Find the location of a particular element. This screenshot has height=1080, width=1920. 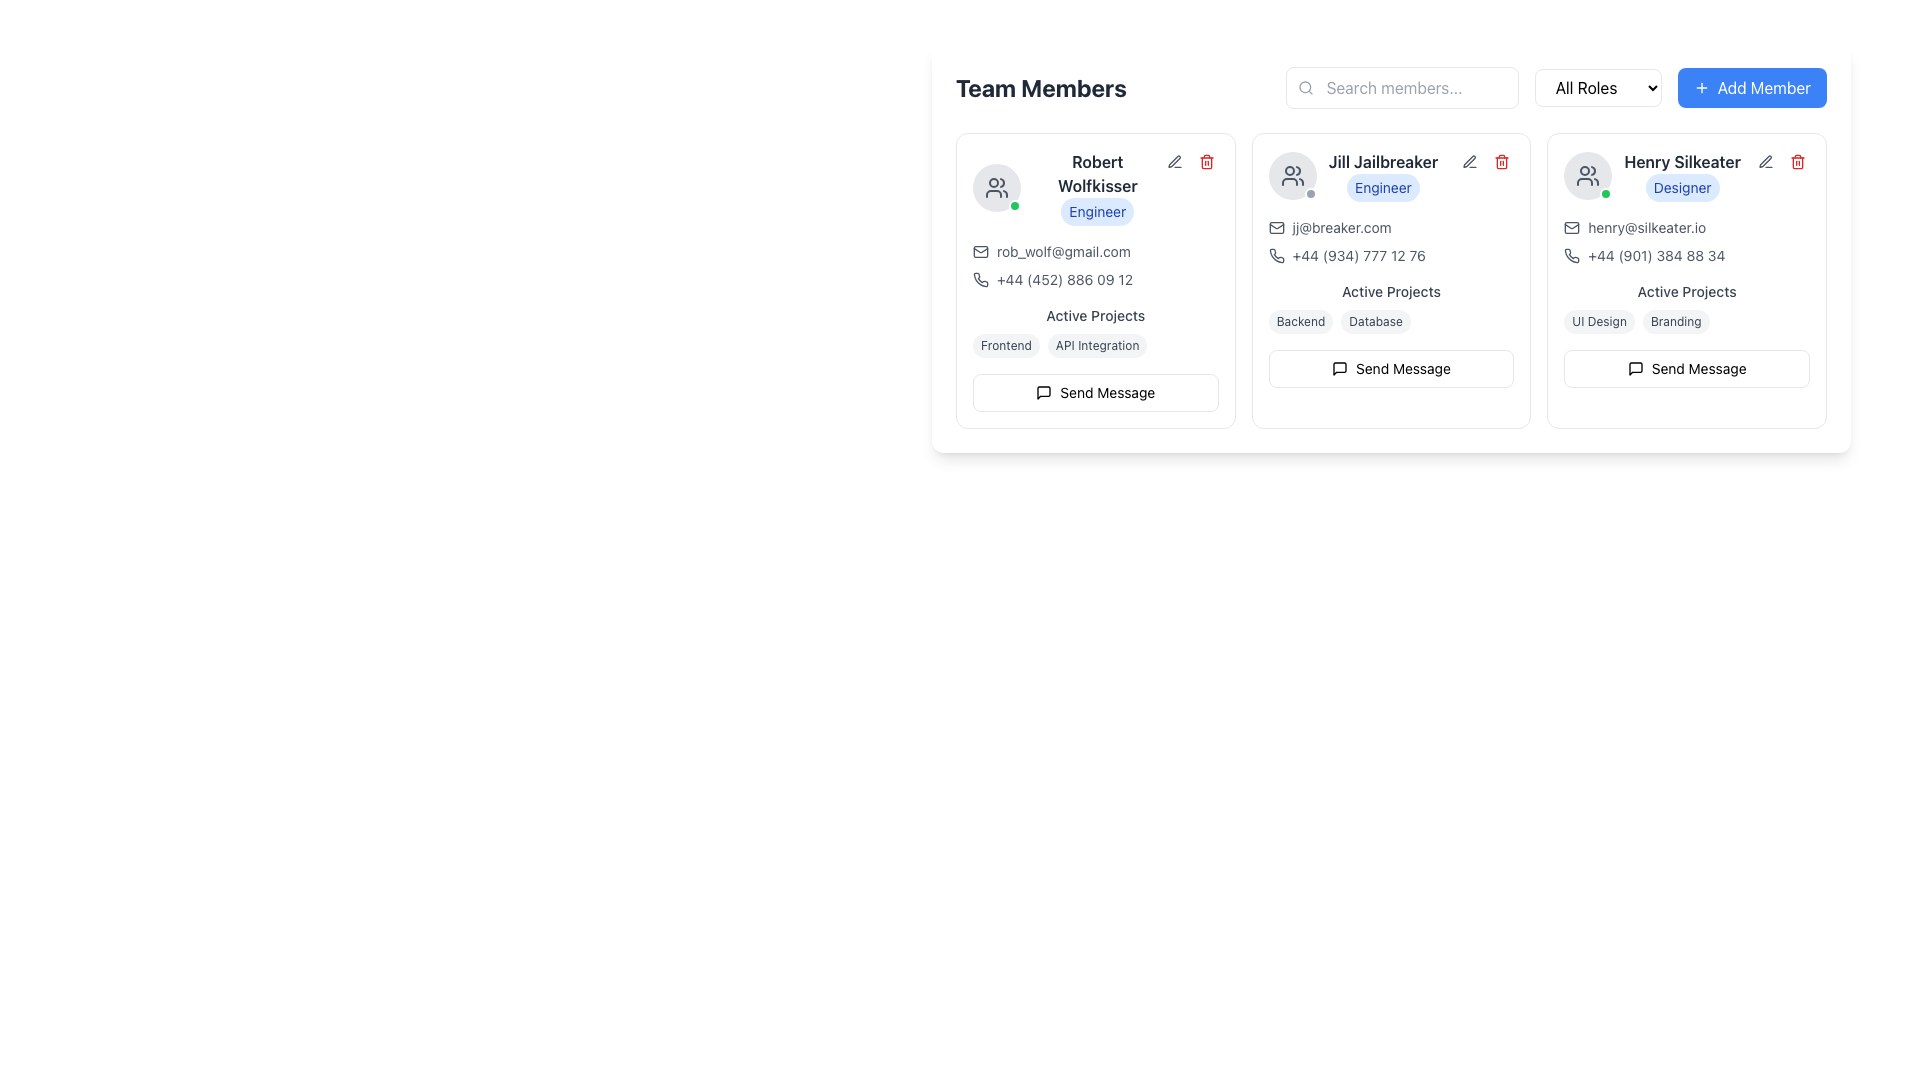

the second label under the 'Active Projects' heading in Jill Jailbreaker's user card, which provides information about a project or skill, located to the right of the 'Backend' tag is located at coordinates (1375, 320).